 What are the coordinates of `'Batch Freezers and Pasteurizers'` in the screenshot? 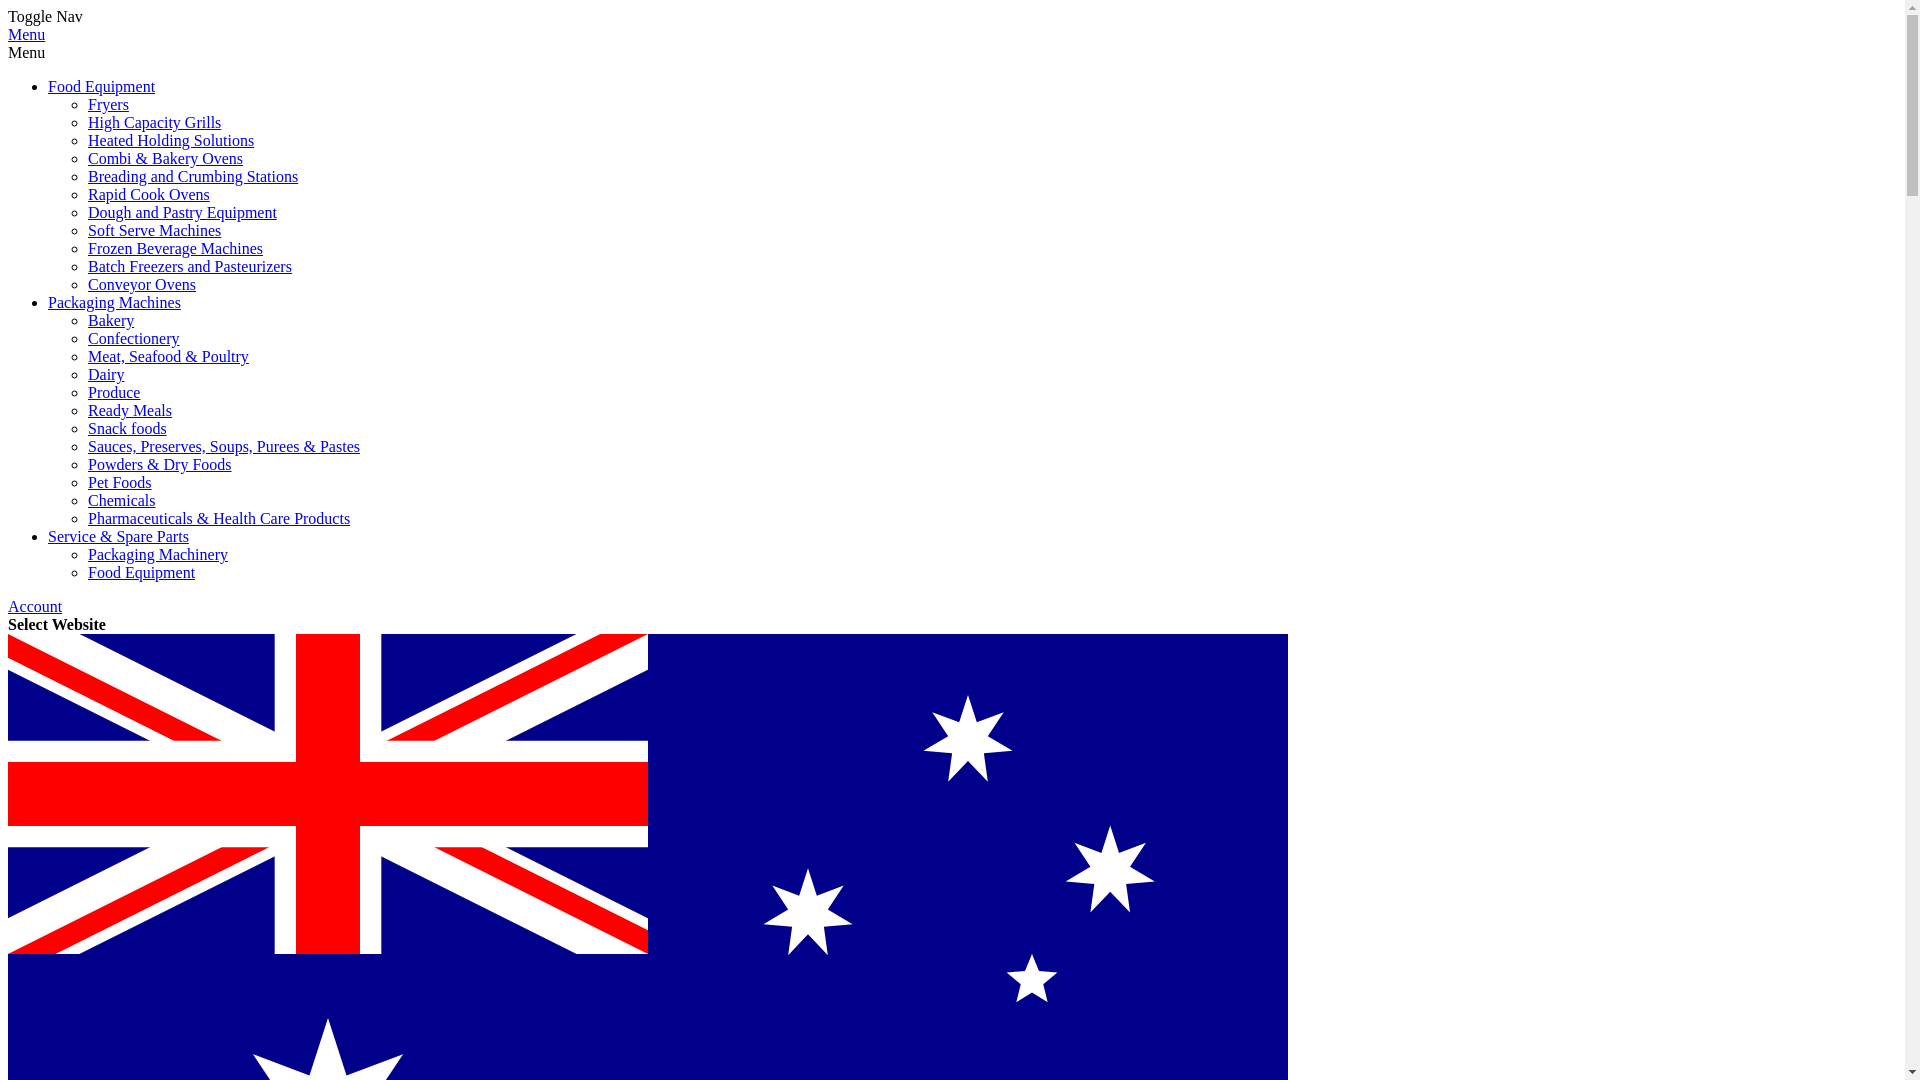 It's located at (190, 265).